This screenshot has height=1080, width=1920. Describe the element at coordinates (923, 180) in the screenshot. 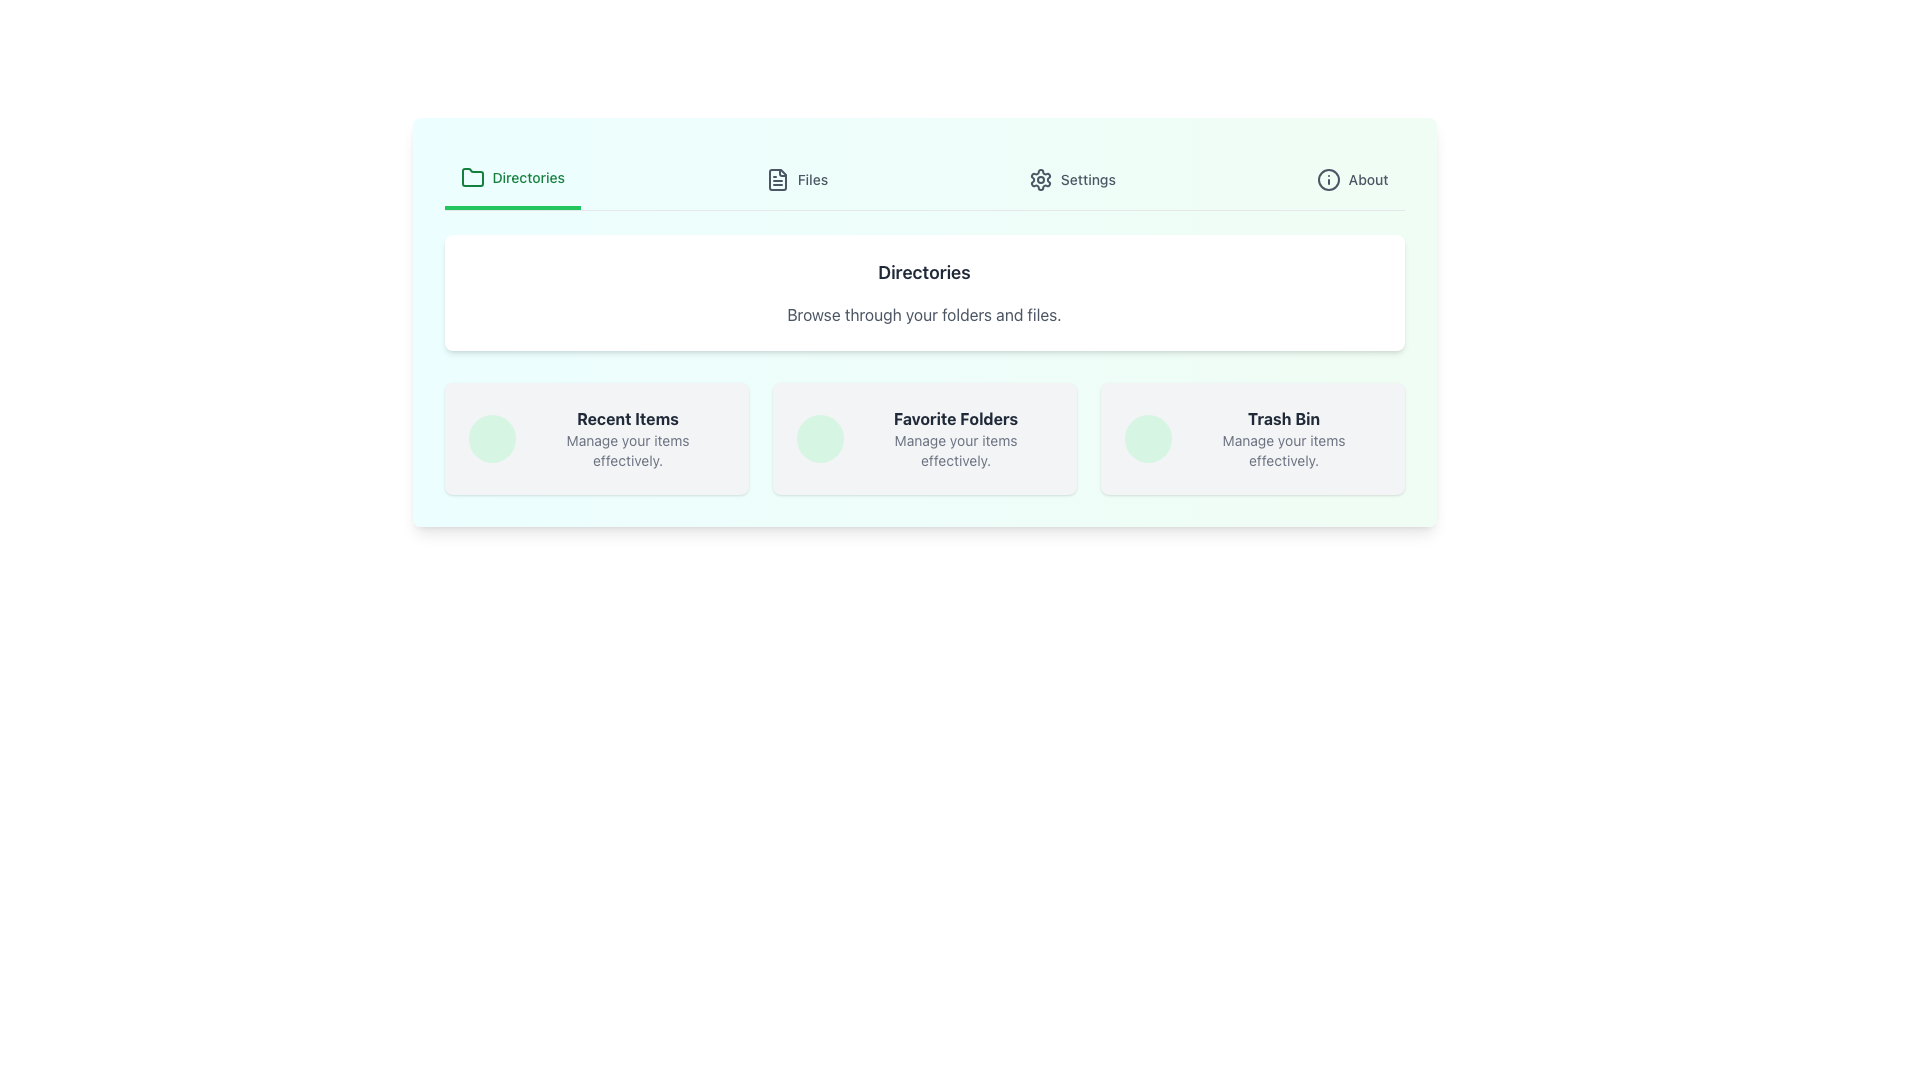

I see `the Navigation Bar at the top center of the interface to view the included labels and icons` at that location.